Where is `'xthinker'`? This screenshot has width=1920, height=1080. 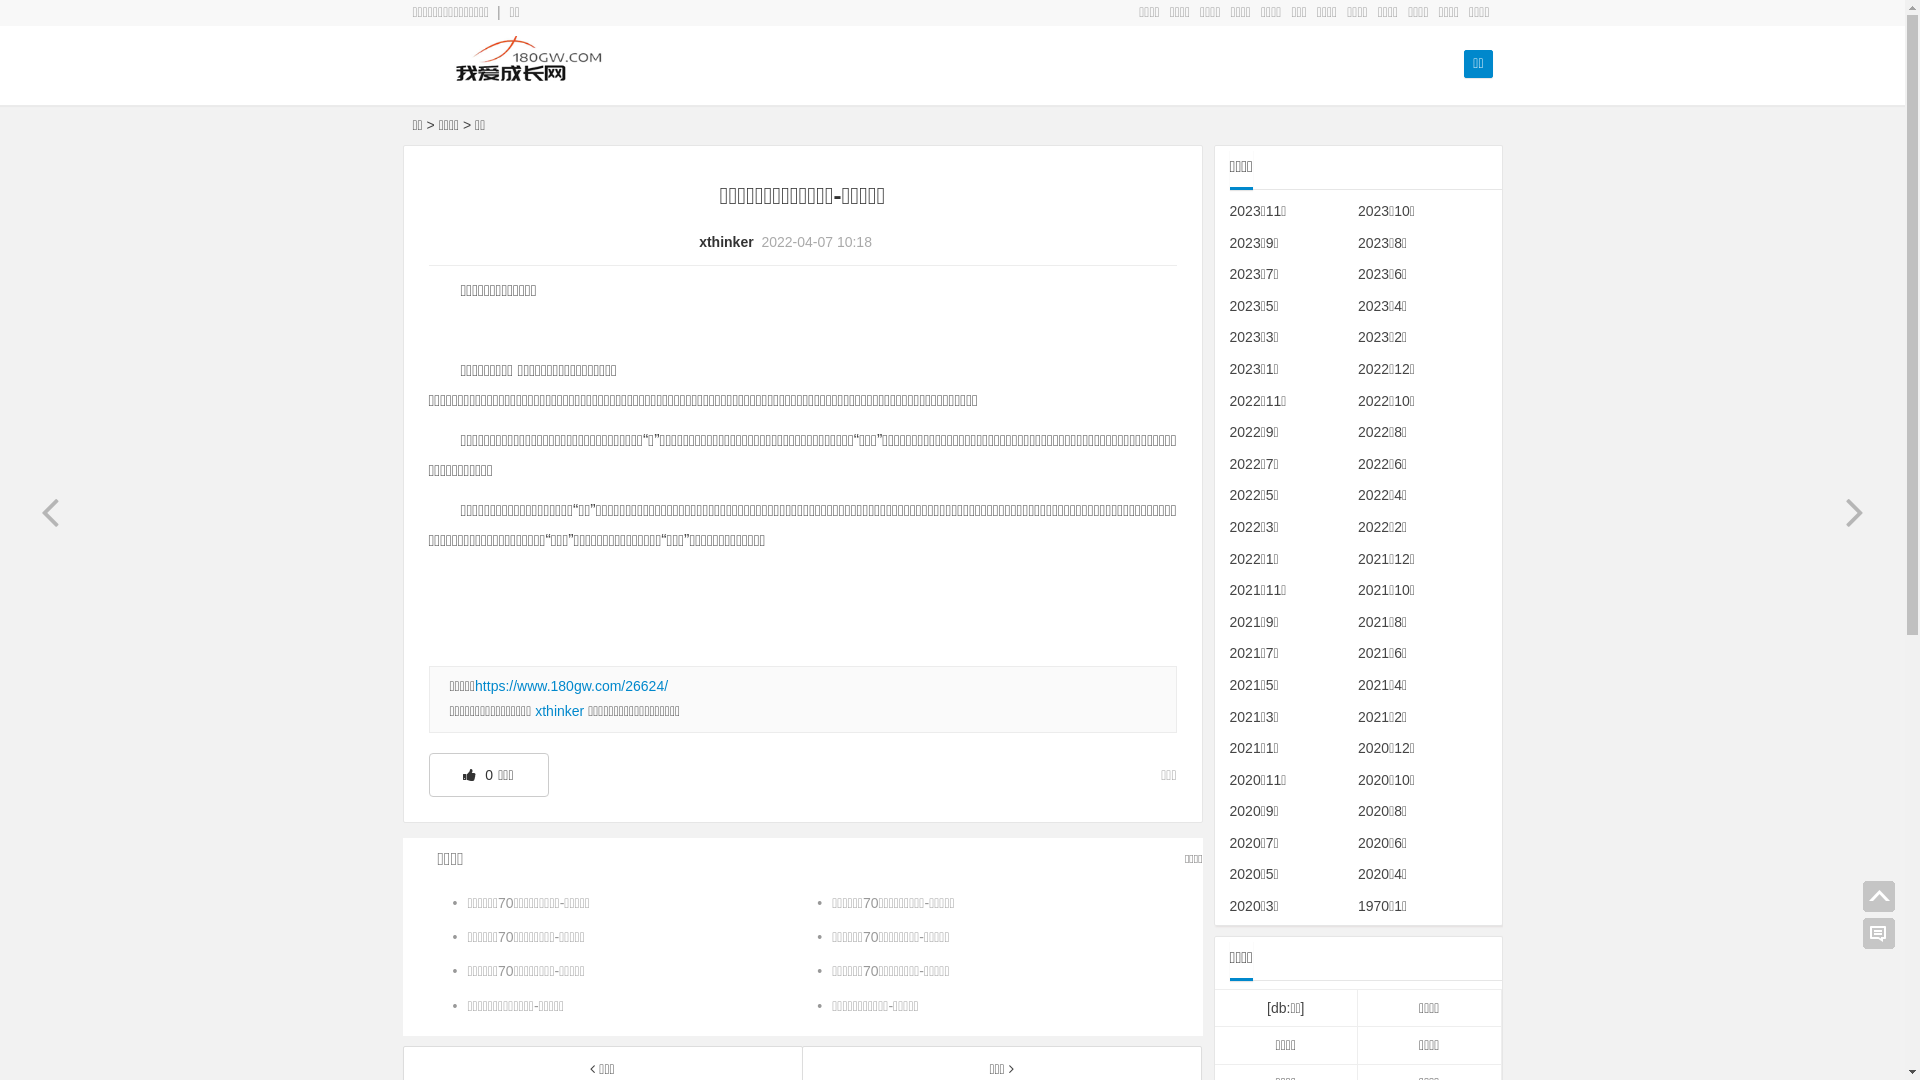 'xthinker' is located at coordinates (559, 709).